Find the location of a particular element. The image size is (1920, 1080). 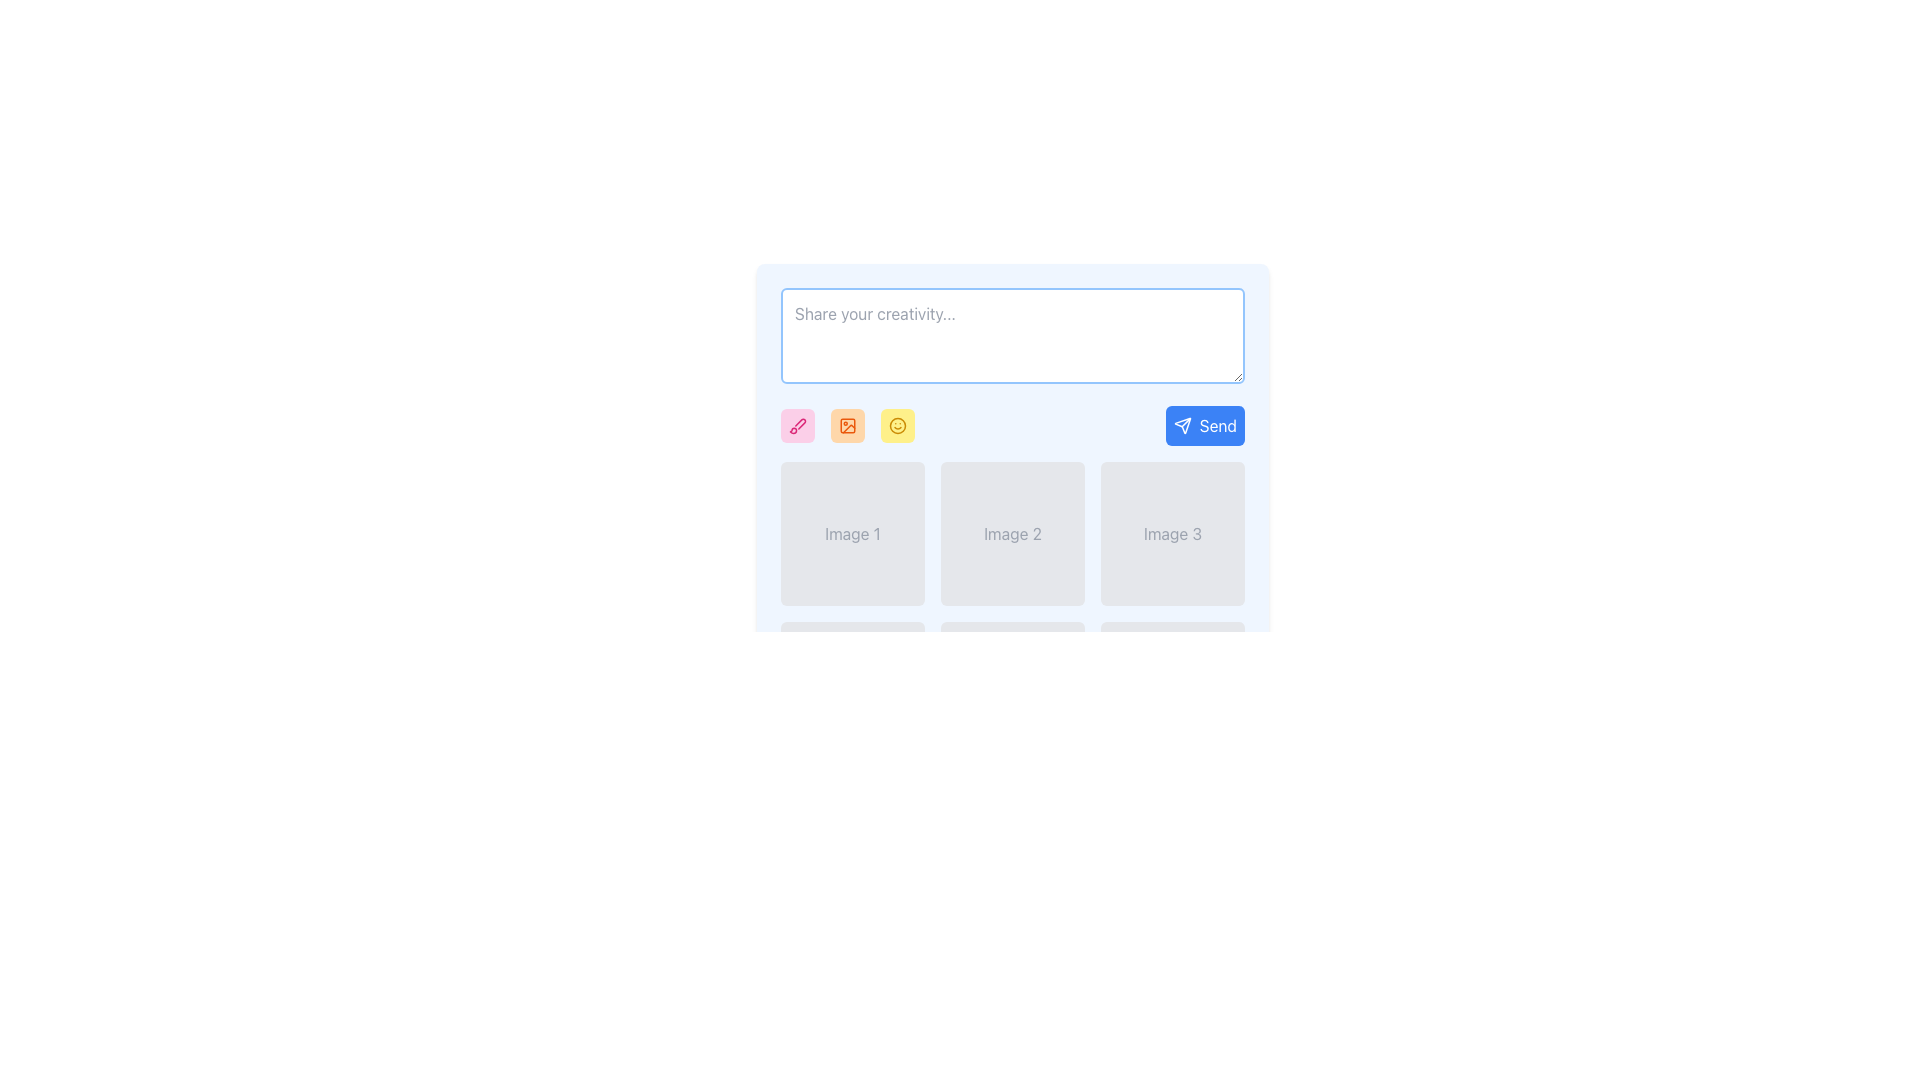

the smiley face icon button is located at coordinates (896, 424).